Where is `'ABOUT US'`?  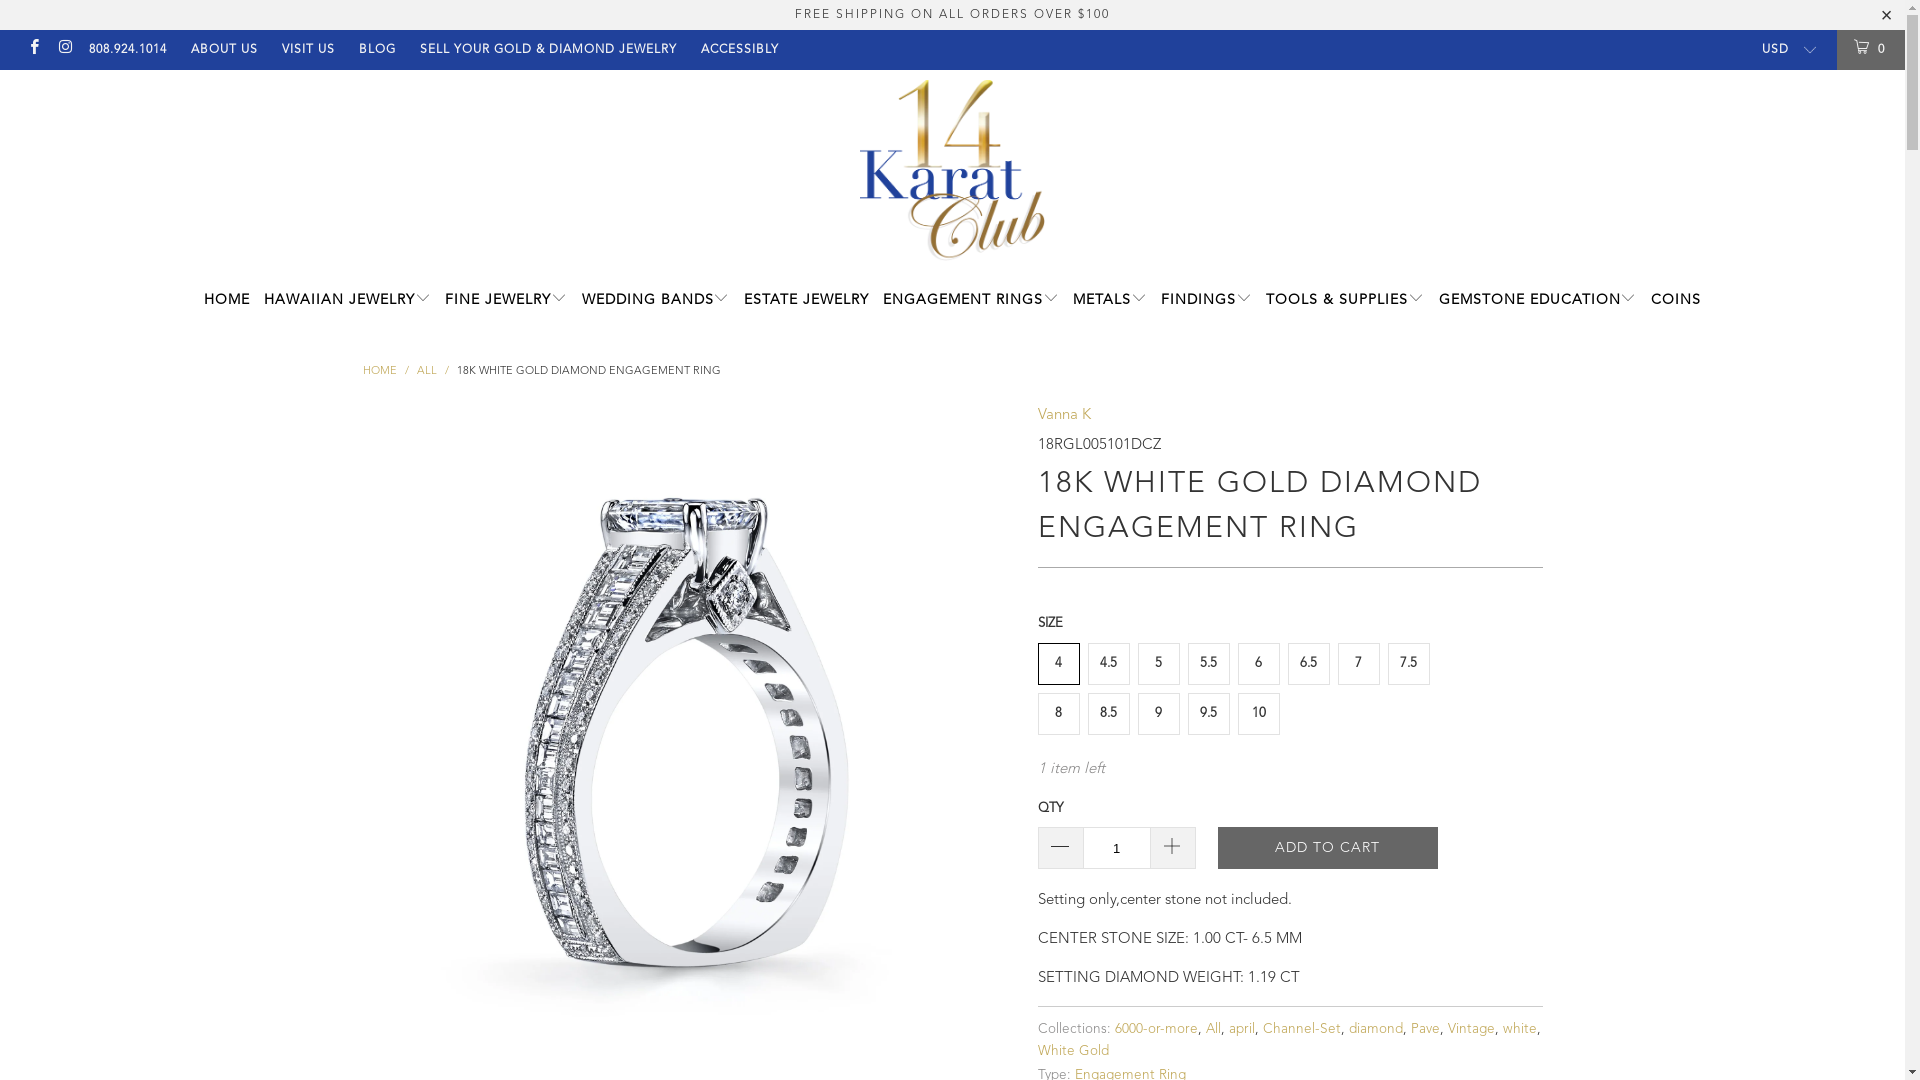 'ABOUT US' is located at coordinates (190, 49).